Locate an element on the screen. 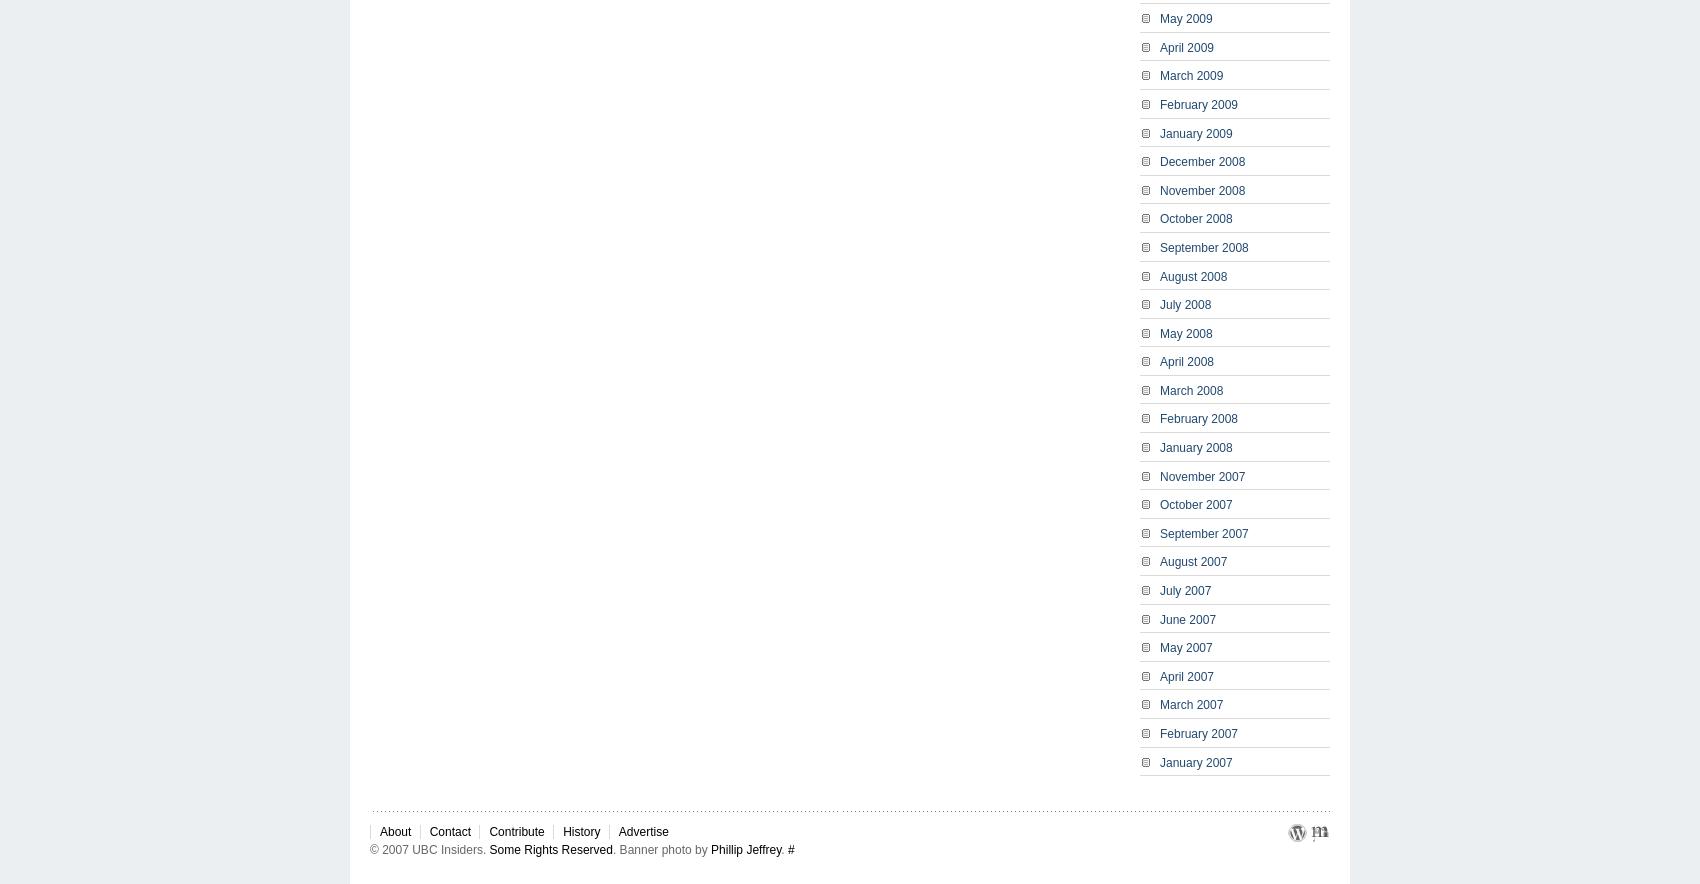 The width and height of the screenshot is (1700, 884). 'Phillip Jeffrey' is located at coordinates (710, 847).